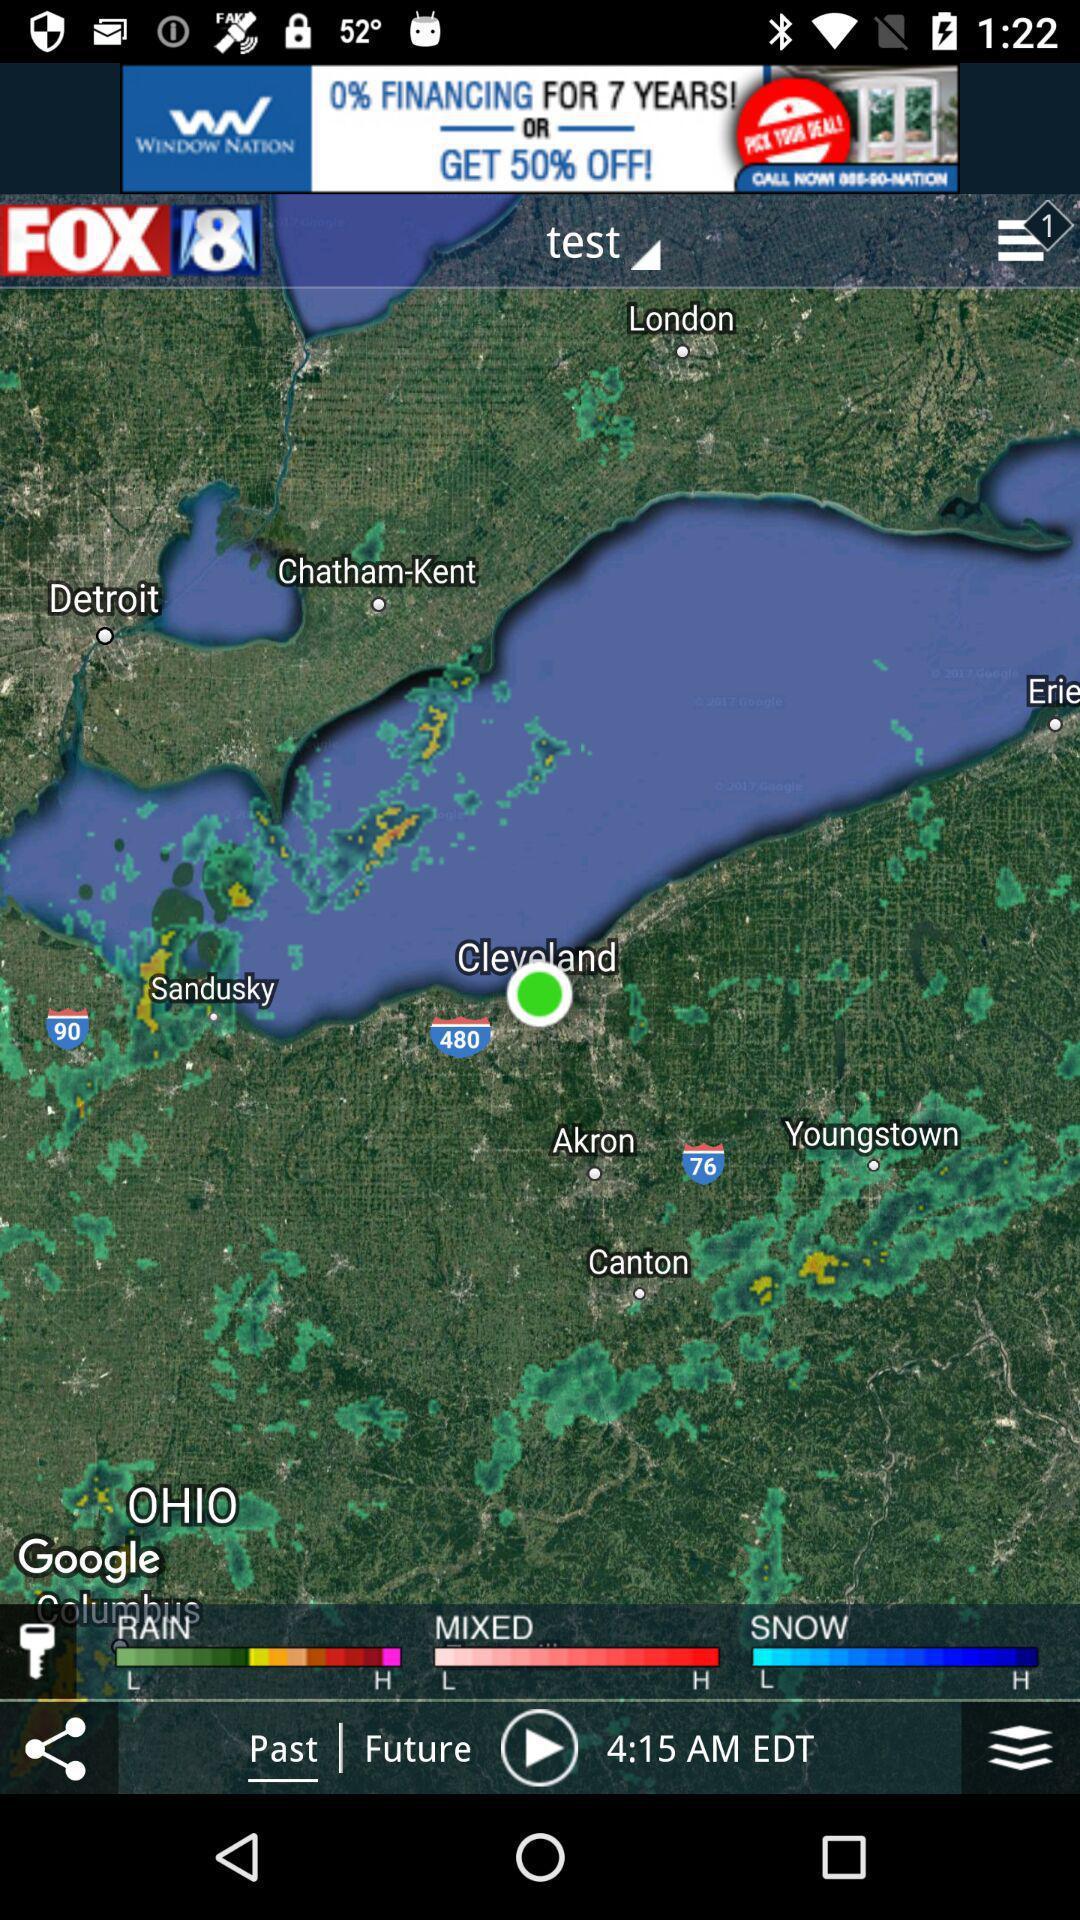 This screenshot has height=1920, width=1080. What do you see at coordinates (1026, 240) in the screenshot?
I see `drop down icon which is below the 122` at bounding box center [1026, 240].